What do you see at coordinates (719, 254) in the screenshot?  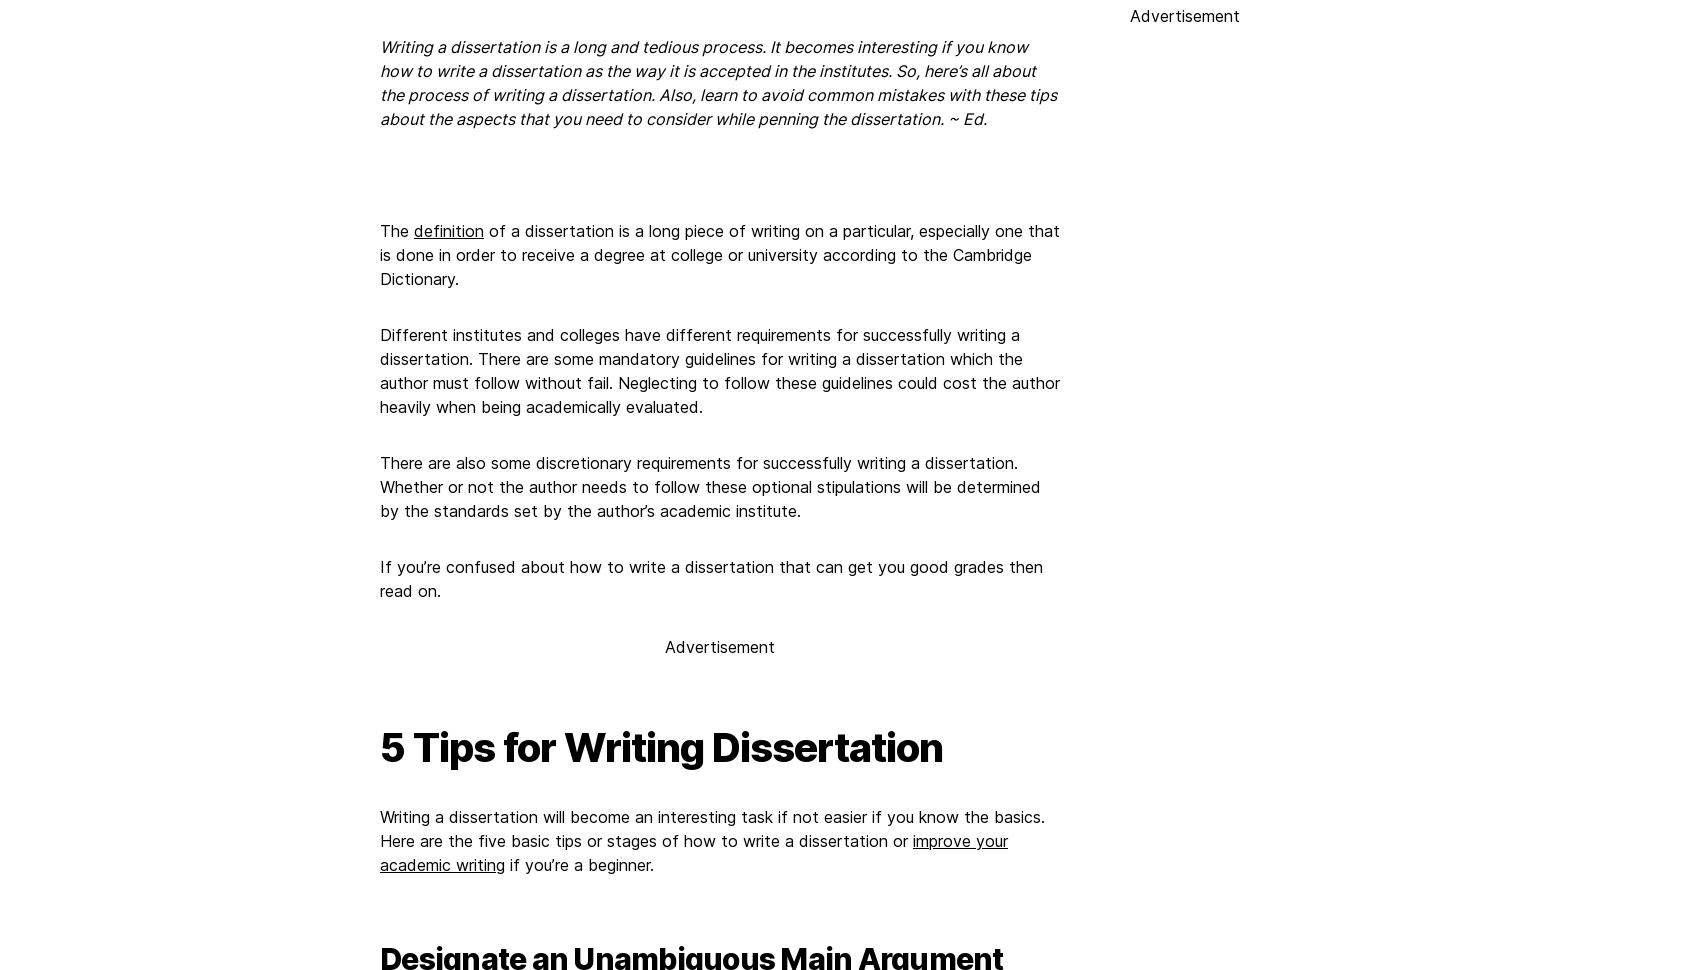 I see `'of a dissertation is a long piece of writing on a particular, especially one that is done in order to receive a degree at college or university according to the Cambridge Dictionary.'` at bounding box center [719, 254].